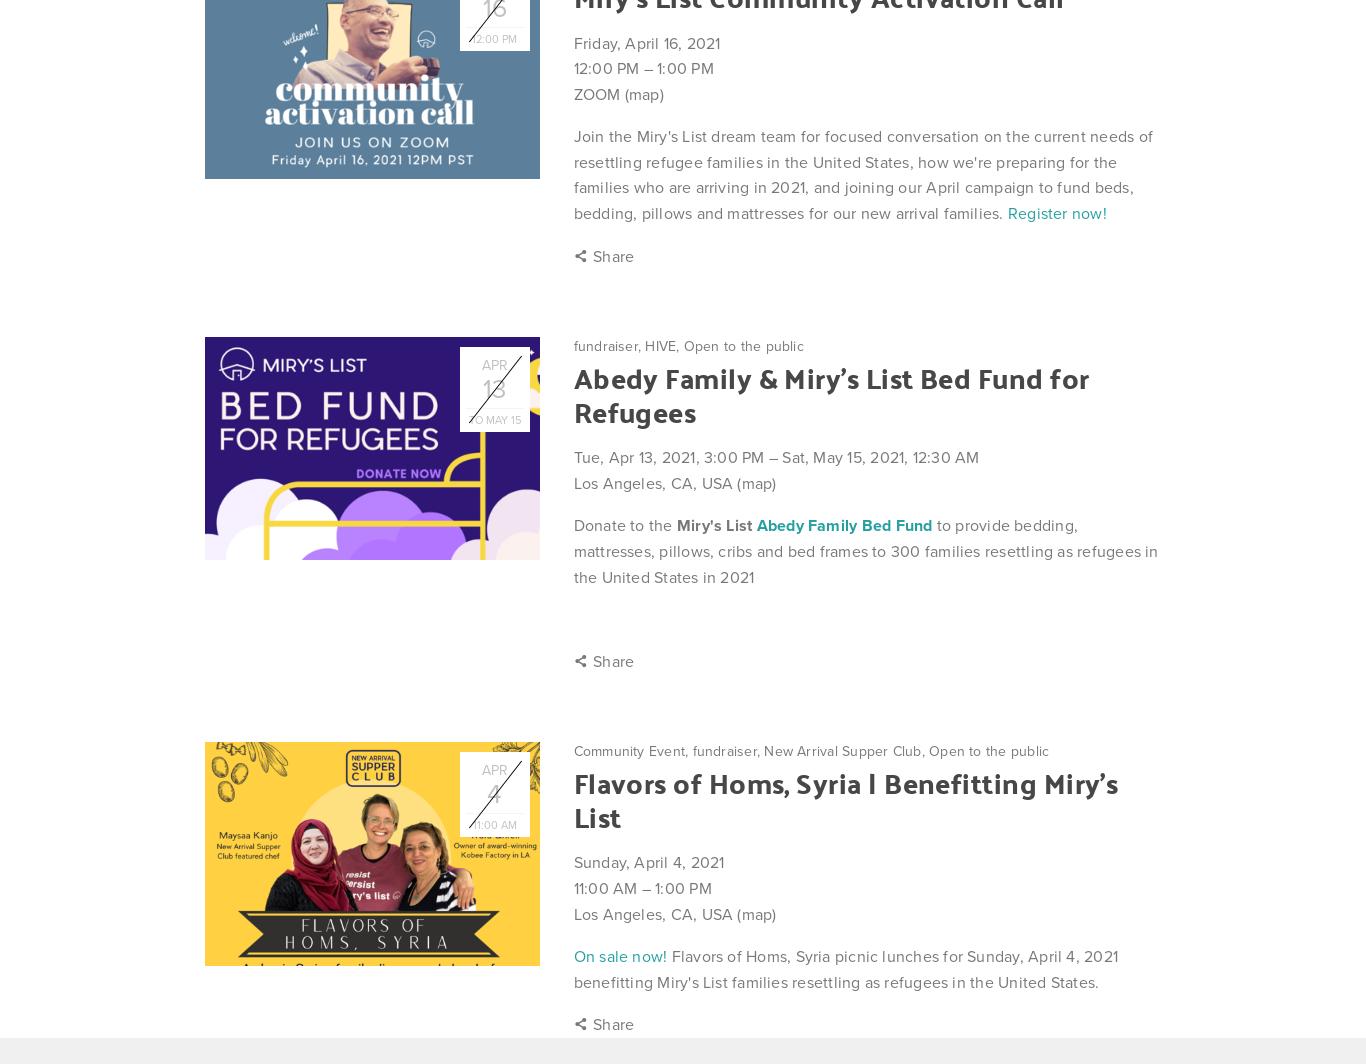  Describe the element at coordinates (841, 751) in the screenshot. I see `'New Arrival Supper Club'` at that location.